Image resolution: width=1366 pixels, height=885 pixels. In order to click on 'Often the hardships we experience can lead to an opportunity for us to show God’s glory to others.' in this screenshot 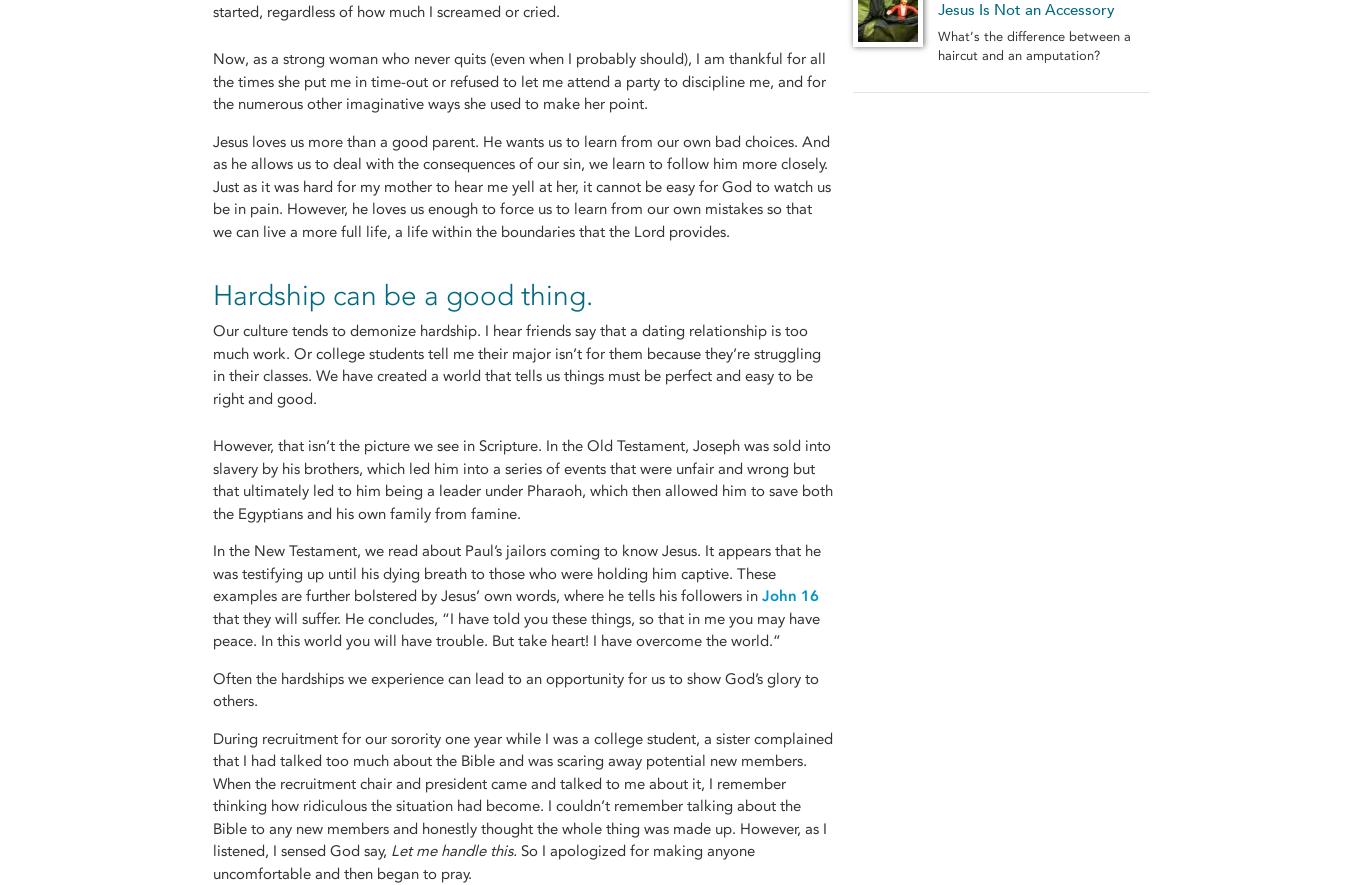, I will do `click(515, 688)`.